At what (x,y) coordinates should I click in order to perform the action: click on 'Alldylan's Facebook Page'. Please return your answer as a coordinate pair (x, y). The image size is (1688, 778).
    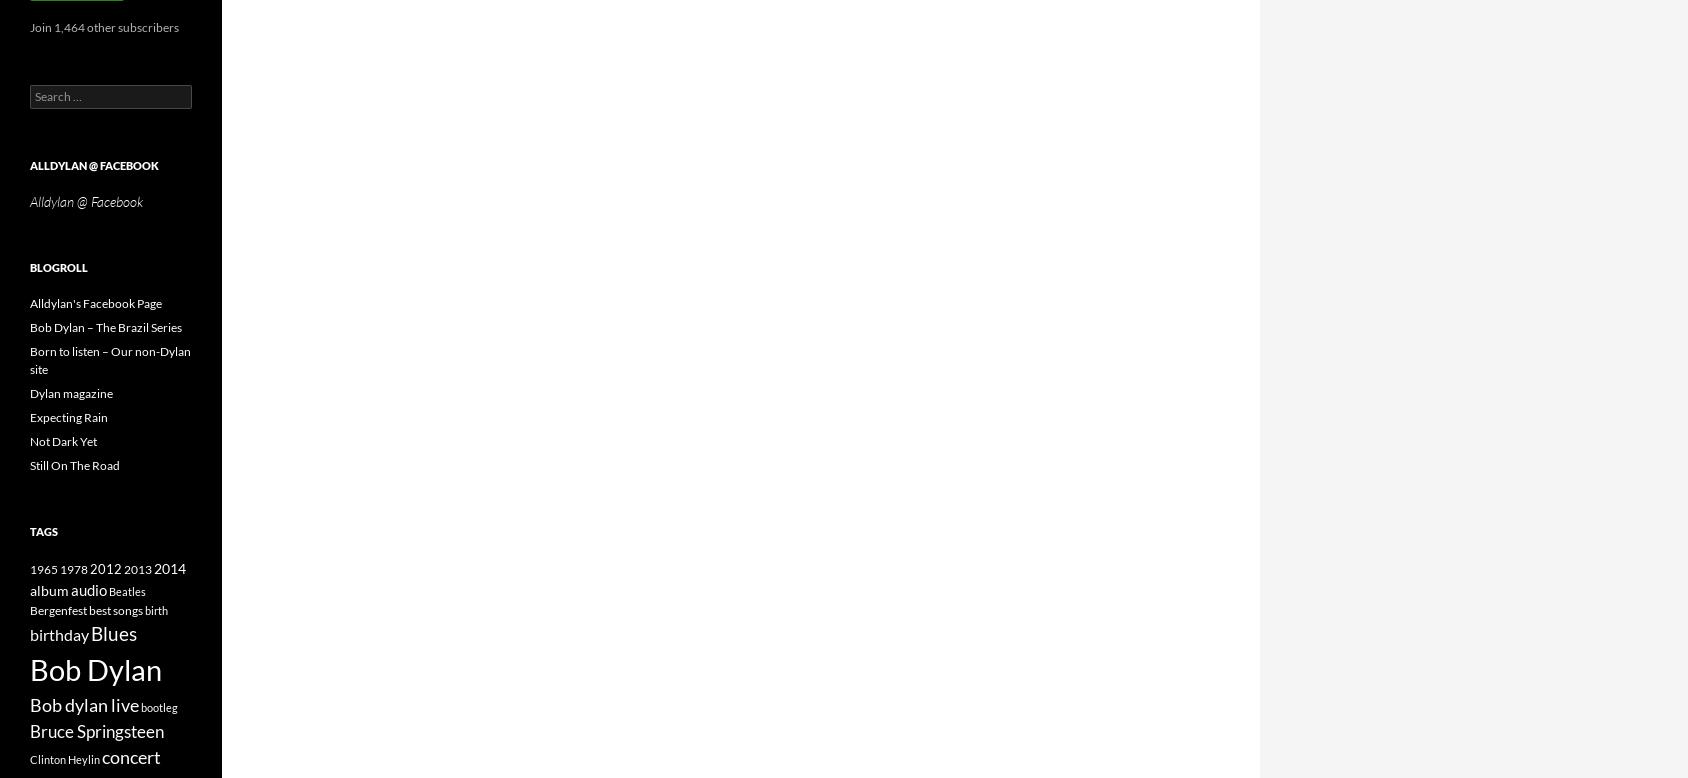
    Looking at the image, I should click on (95, 303).